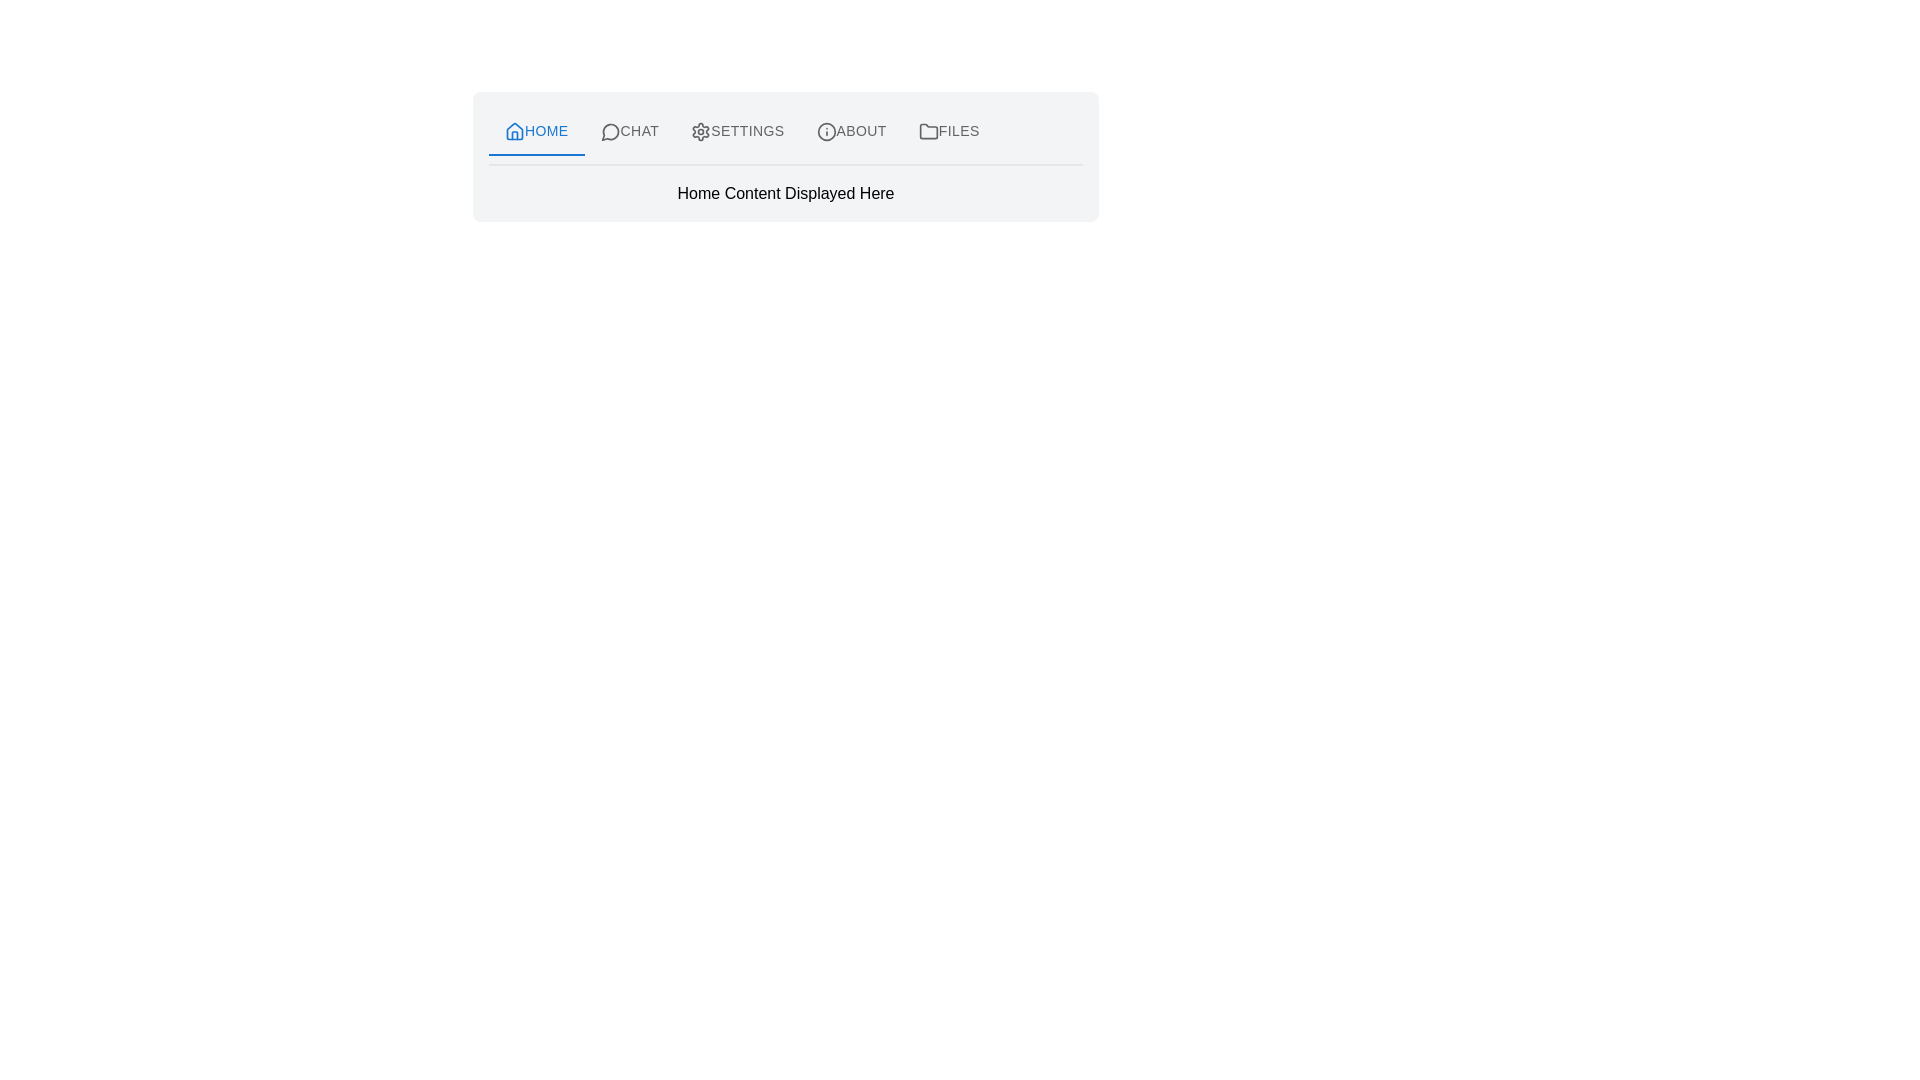  What do you see at coordinates (701, 131) in the screenshot?
I see `the main part of the gear icon associated with the 'Settings' label in the menu bar to interact with it` at bounding box center [701, 131].